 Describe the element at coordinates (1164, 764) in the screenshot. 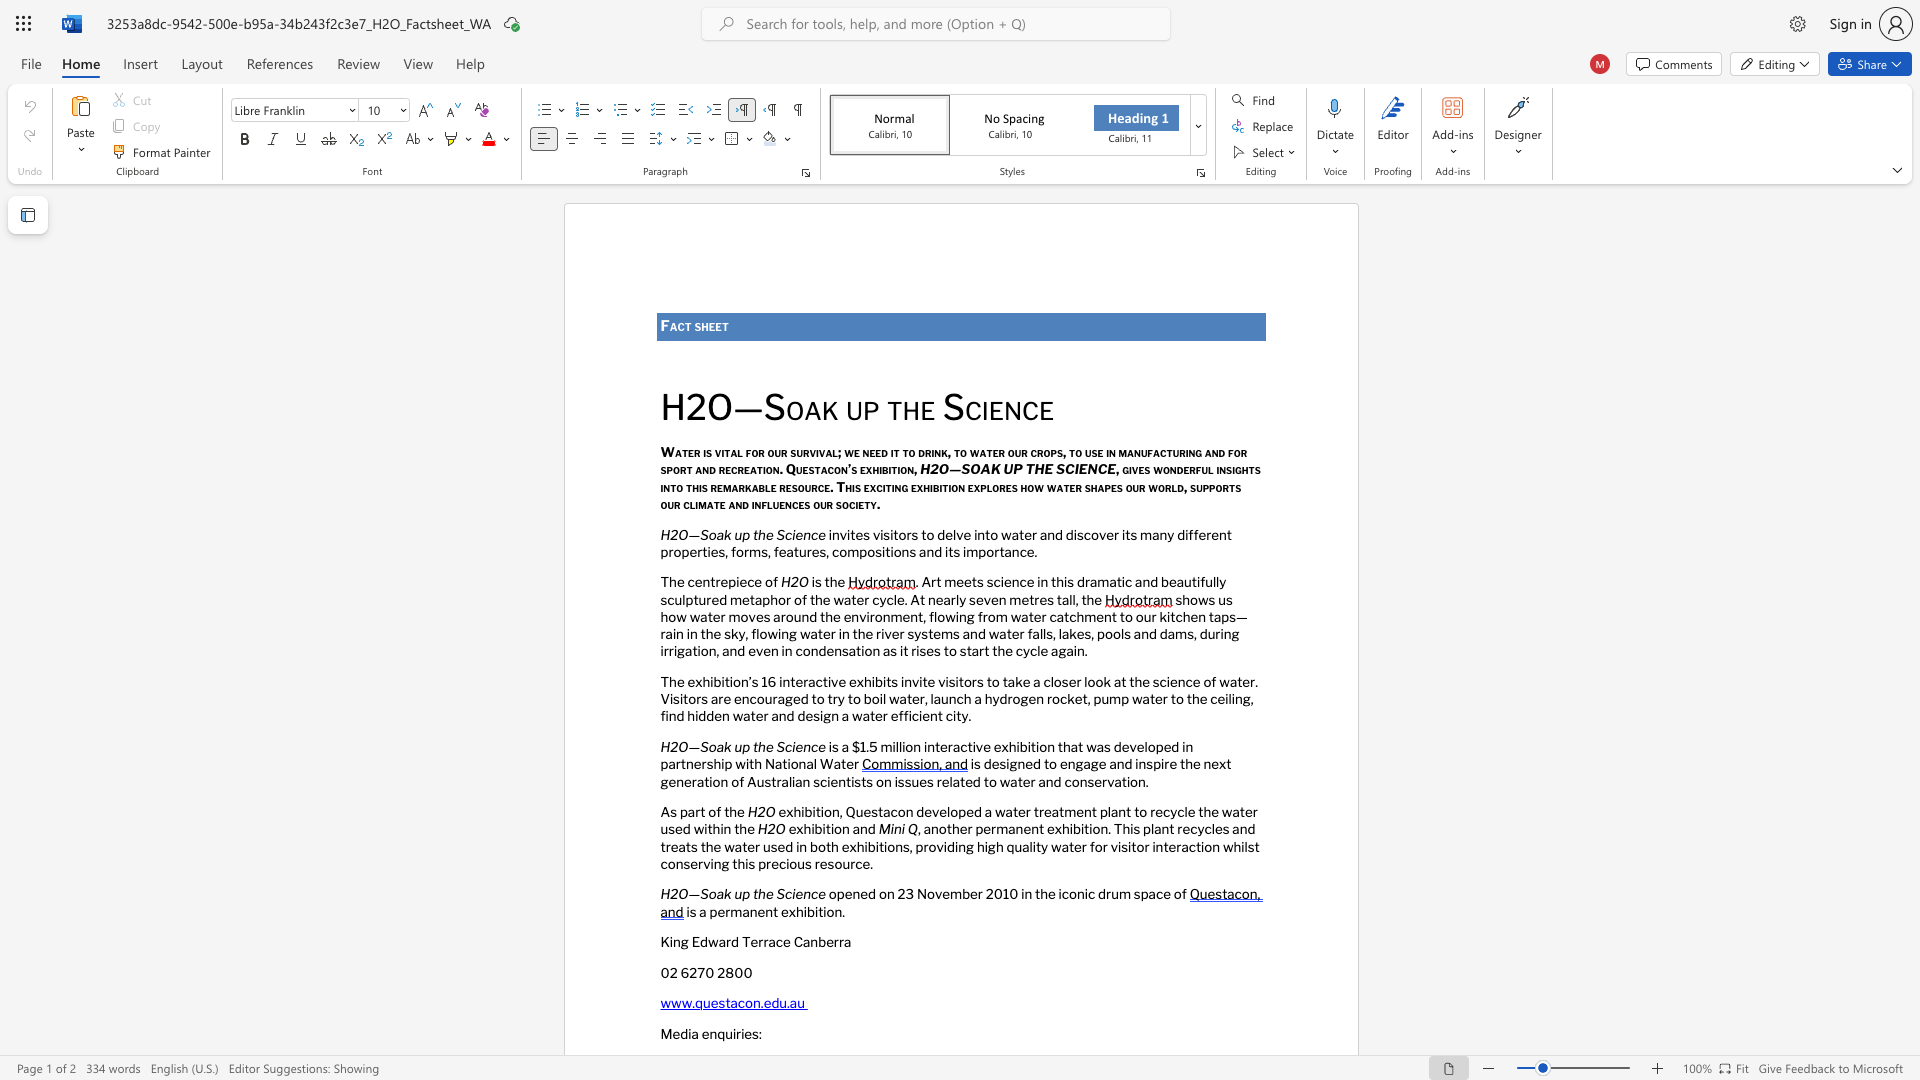

I see `the space between the continuous character "i" and "r" in the text` at that location.